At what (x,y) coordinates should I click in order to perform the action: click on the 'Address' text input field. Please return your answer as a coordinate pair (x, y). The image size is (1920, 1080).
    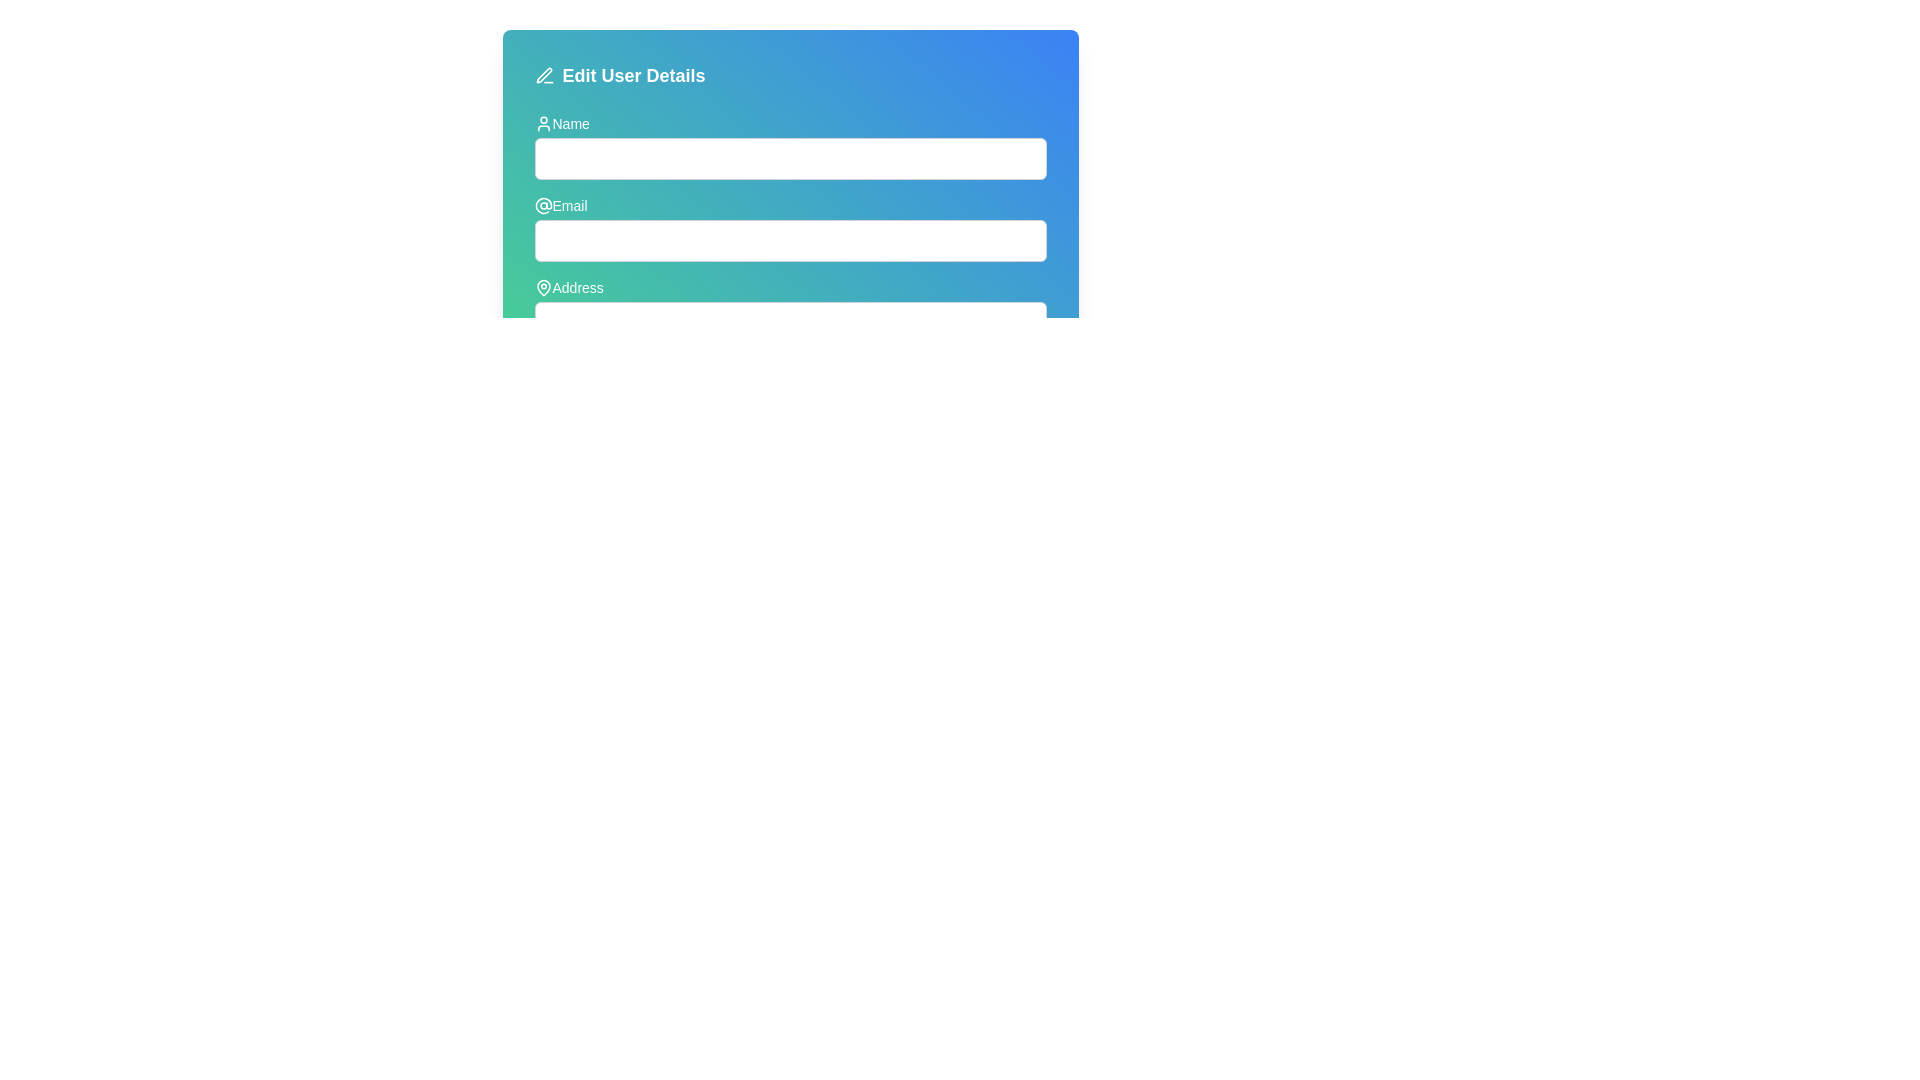
    Looking at the image, I should click on (789, 311).